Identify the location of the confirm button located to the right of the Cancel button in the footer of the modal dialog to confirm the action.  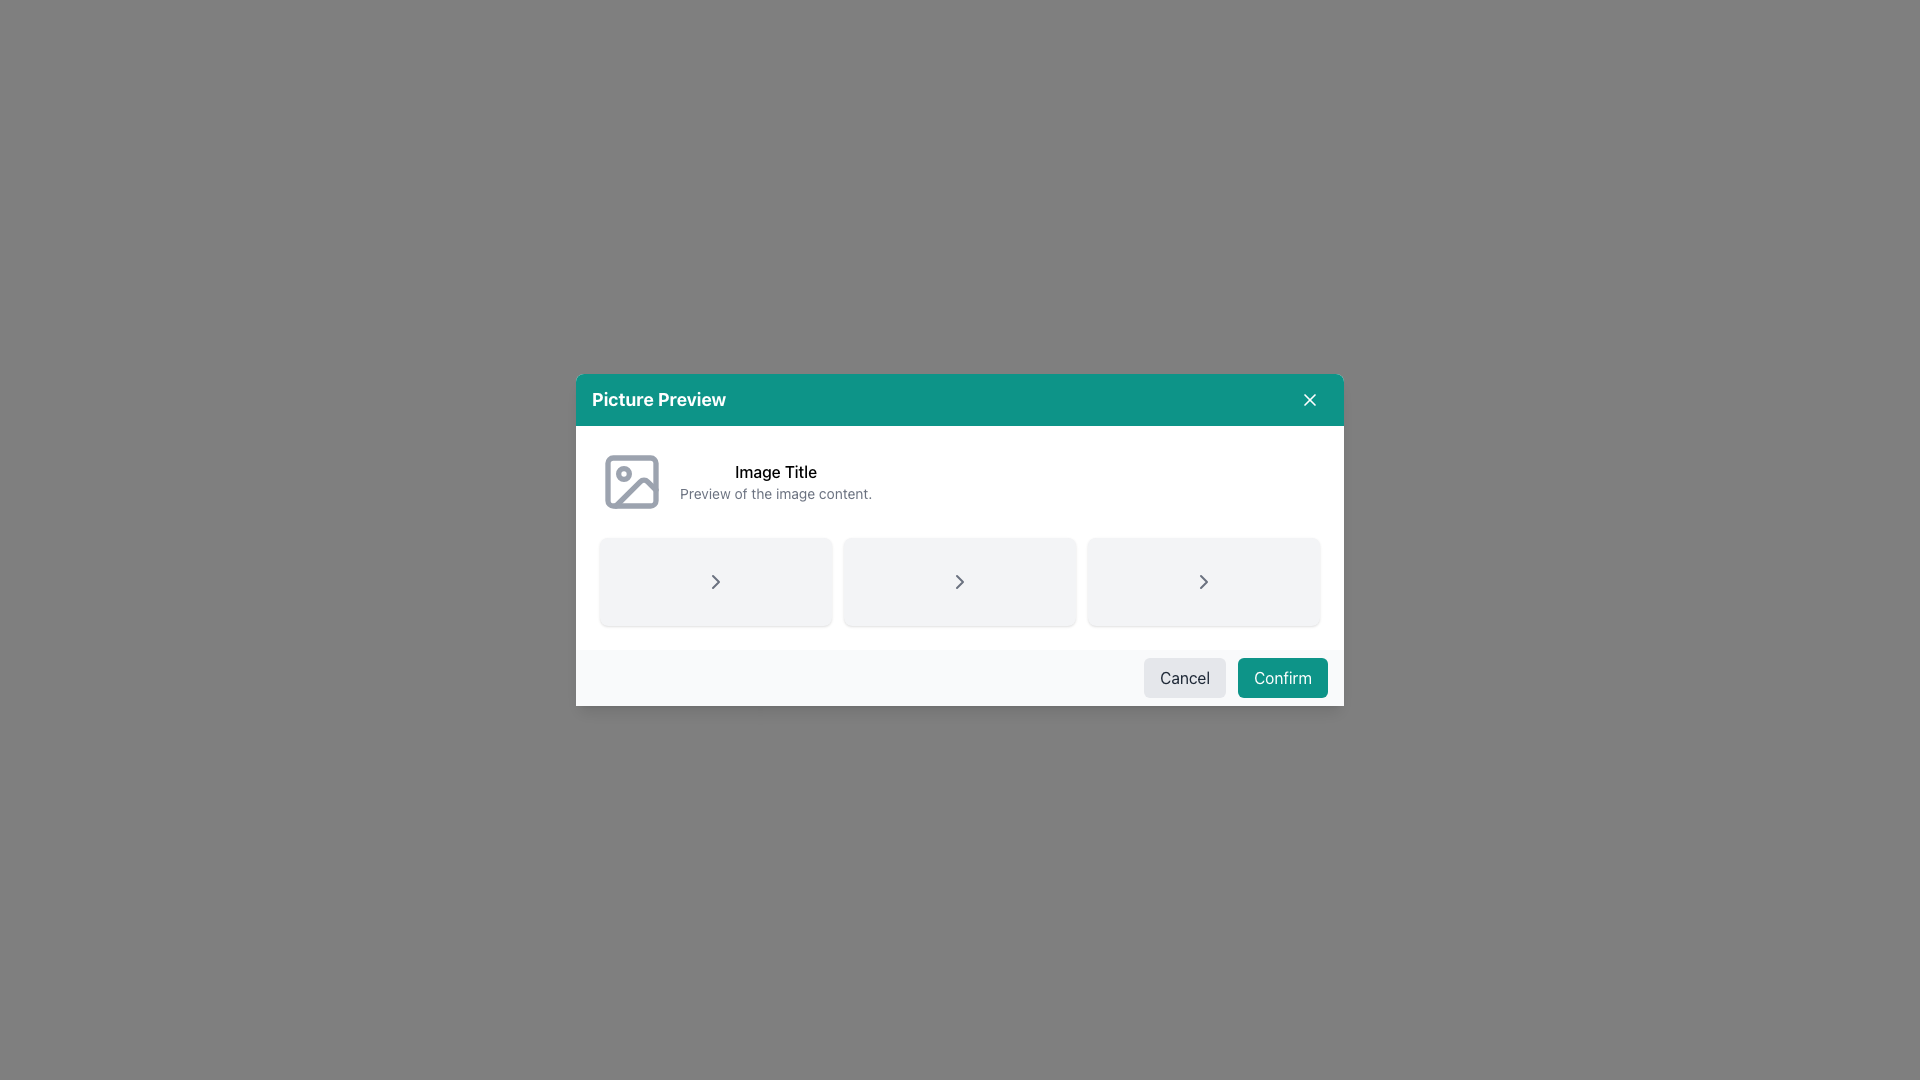
(1282, 677).